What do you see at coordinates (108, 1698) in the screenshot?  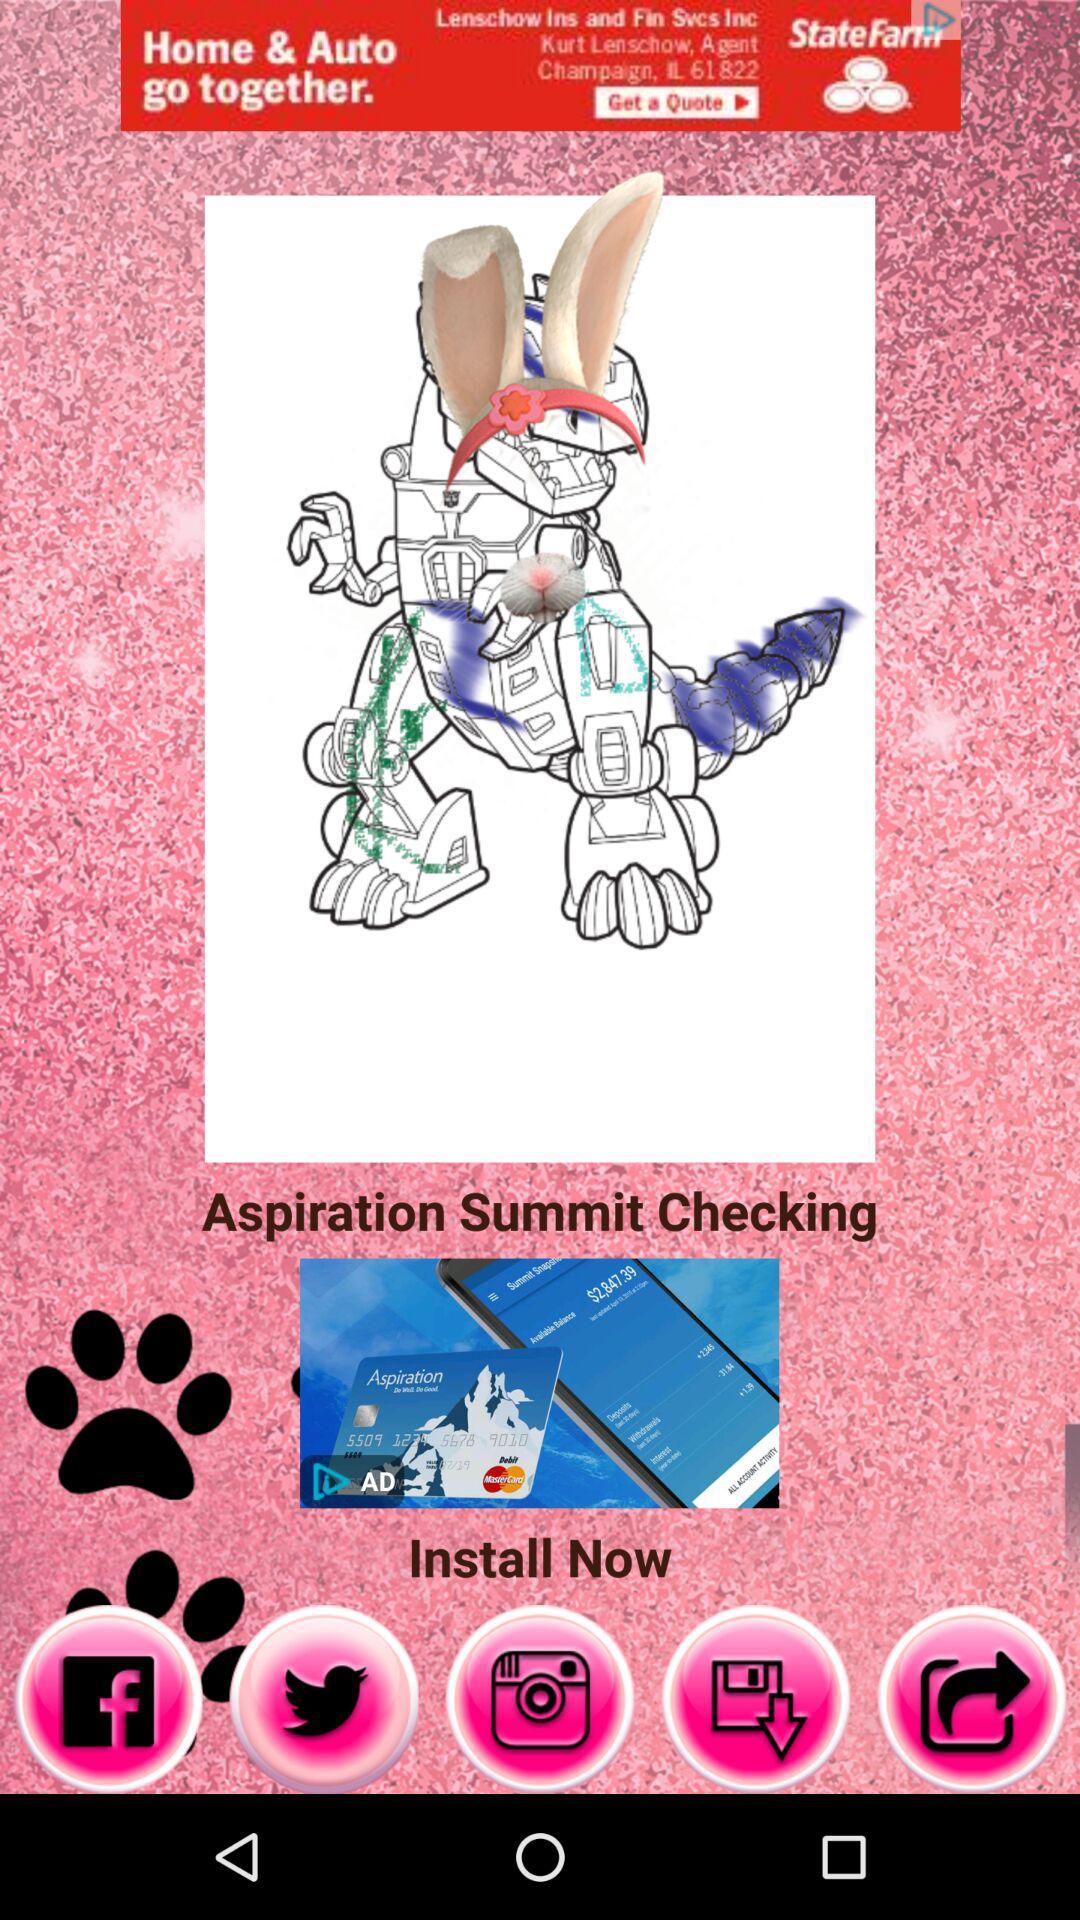 I see `open facebook` at bounding box center [108, 1698].